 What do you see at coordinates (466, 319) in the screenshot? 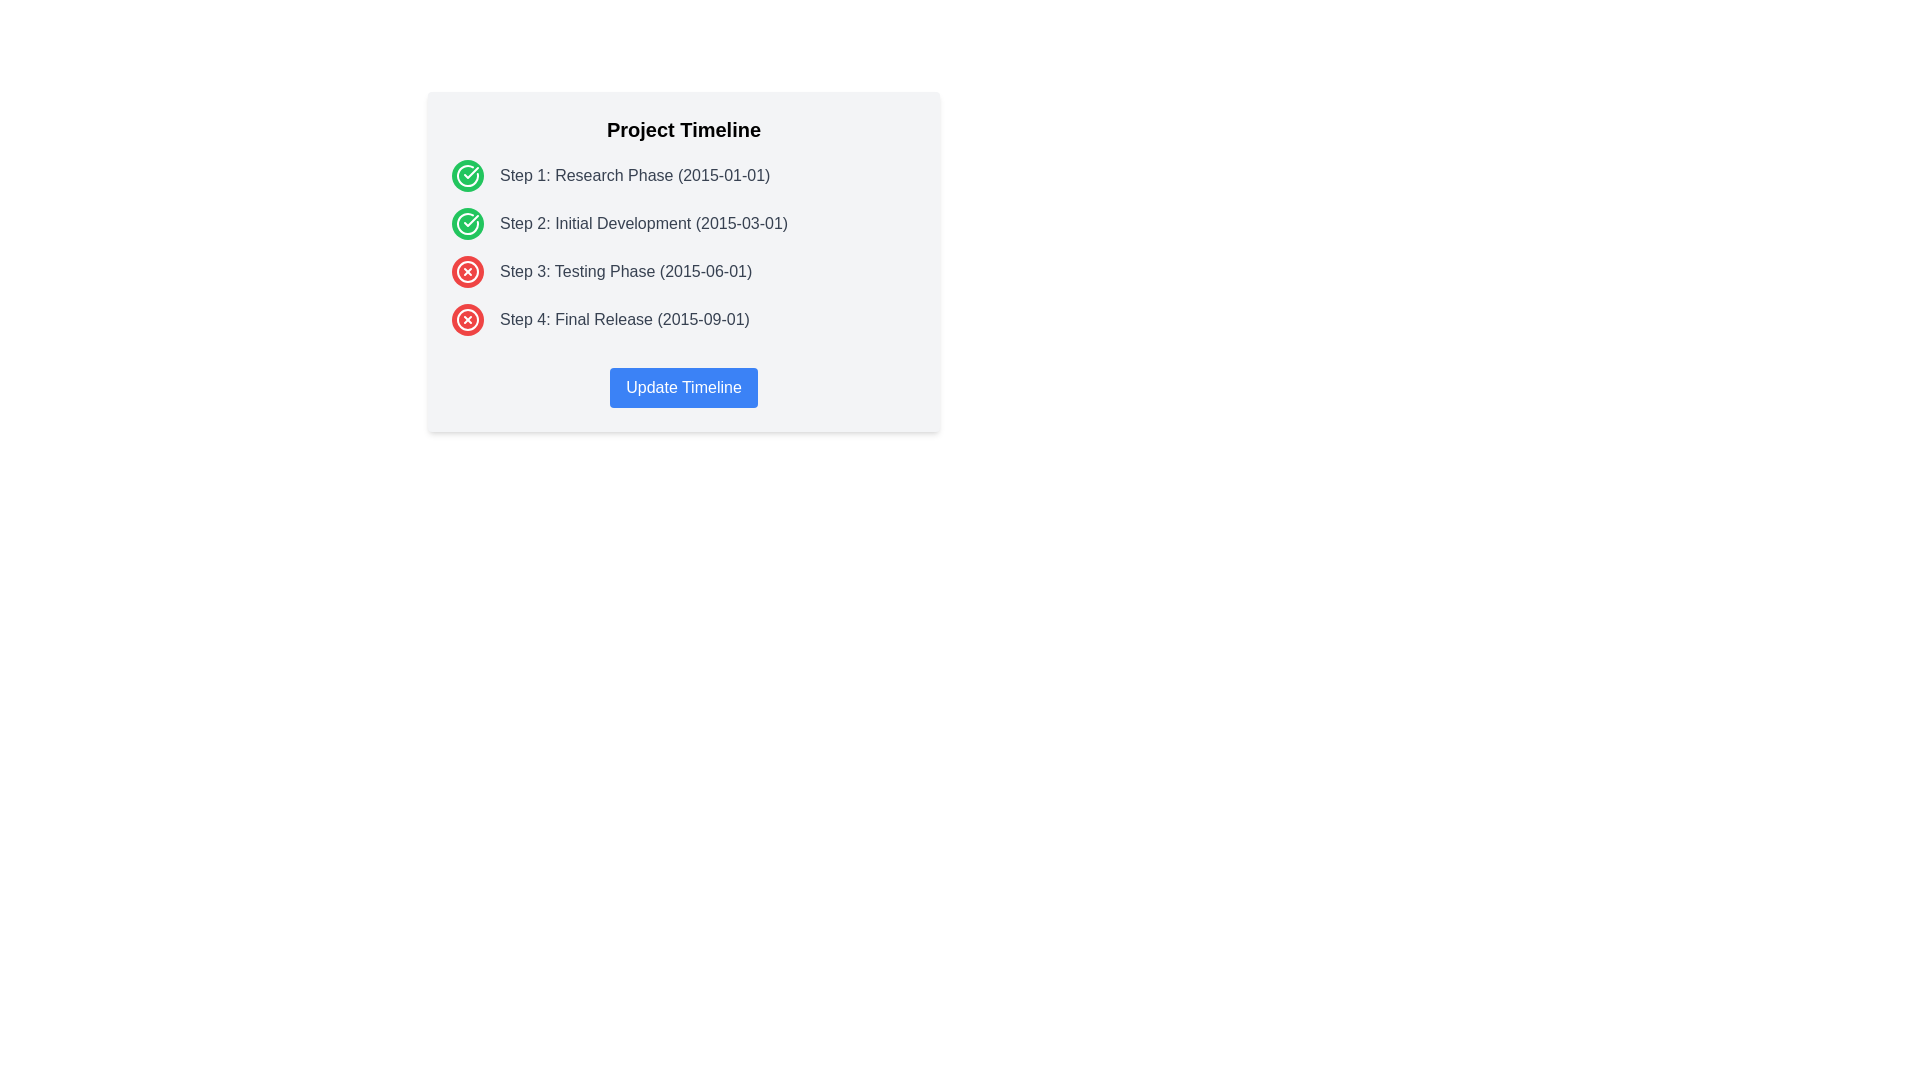
I see `the Icon button that indicates the status of 'Step 4: Final Release', representing an error or incomplete state` at bounding box center [466, 319].